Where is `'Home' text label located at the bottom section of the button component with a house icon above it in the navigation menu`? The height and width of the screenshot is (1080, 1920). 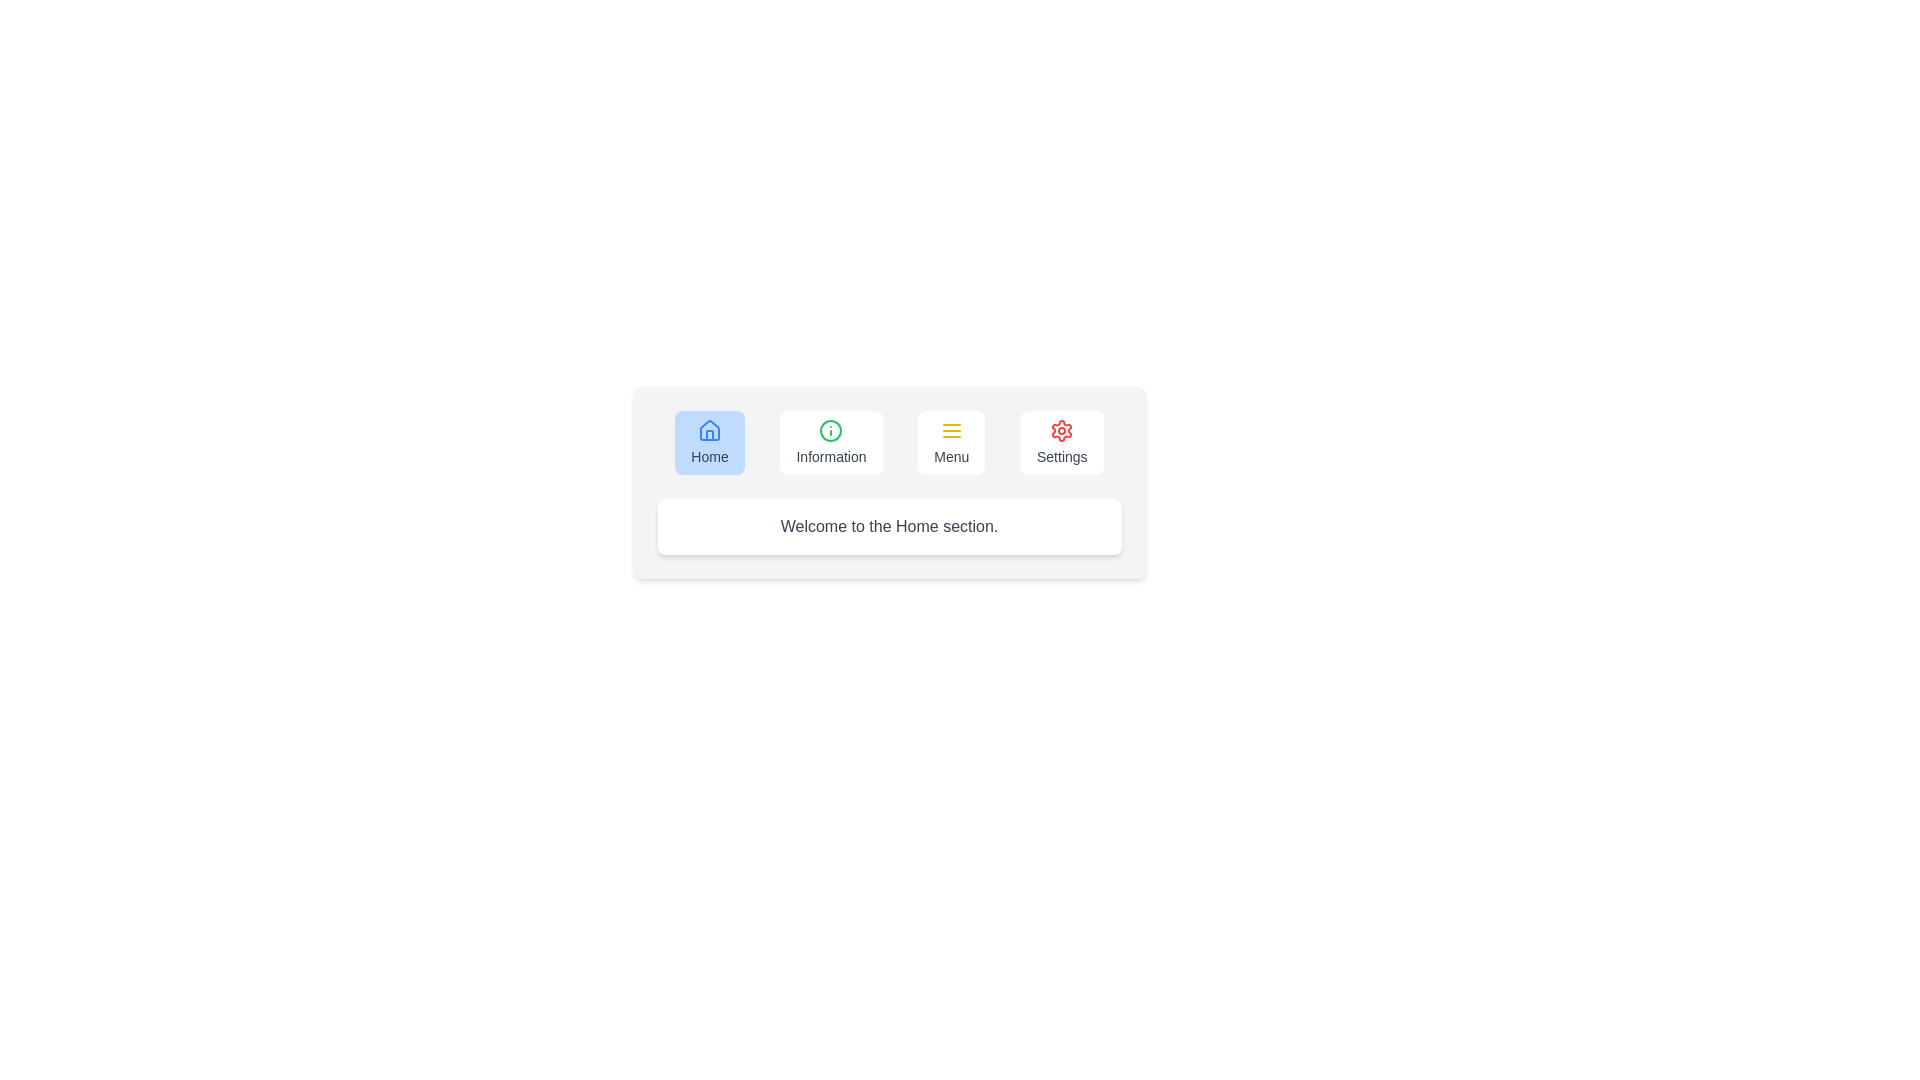
'Home' text label located at the bottom section of the button component with a house icon above it in the navigation menu is located at coordinates (710, 456).